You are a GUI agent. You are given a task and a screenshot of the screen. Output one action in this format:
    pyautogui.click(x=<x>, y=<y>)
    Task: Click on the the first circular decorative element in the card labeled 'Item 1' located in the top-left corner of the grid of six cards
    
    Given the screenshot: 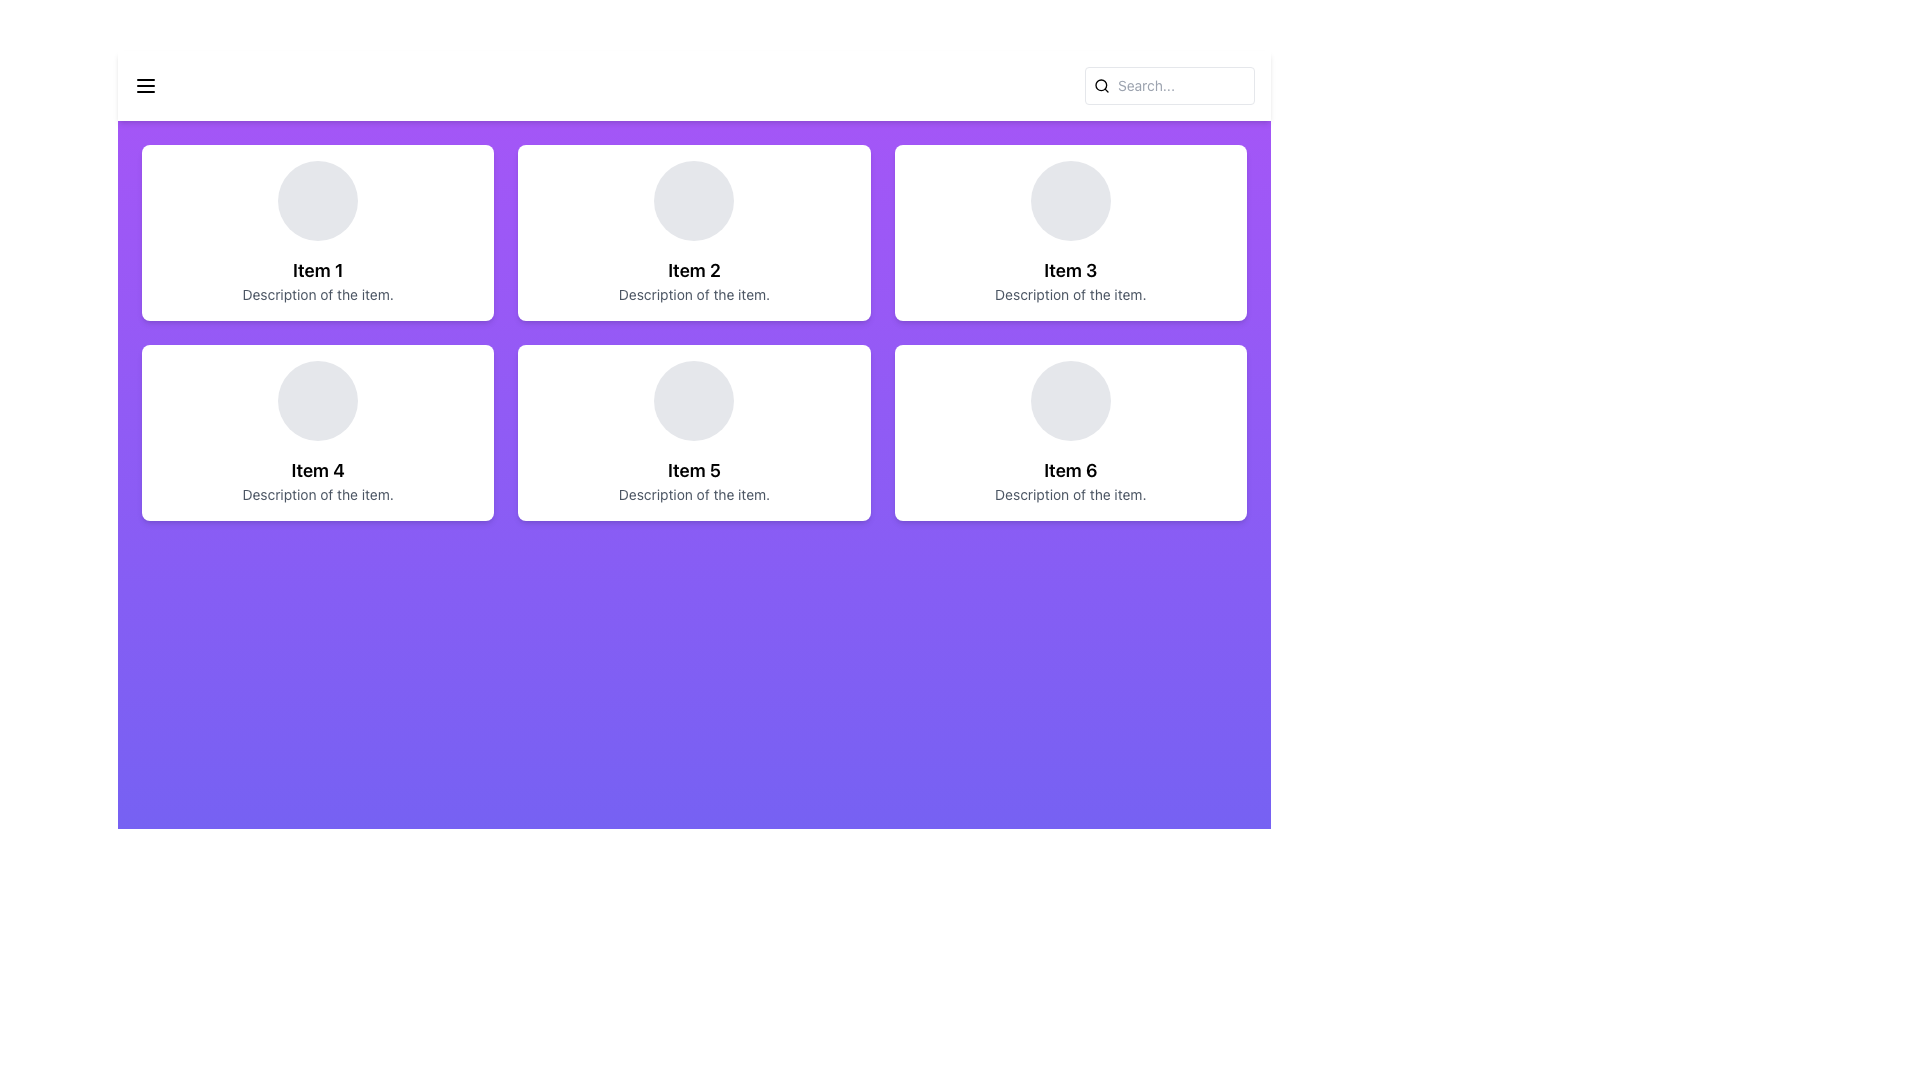 What is the action you would take?
    pyautogui.click(x=317, y=200)
    